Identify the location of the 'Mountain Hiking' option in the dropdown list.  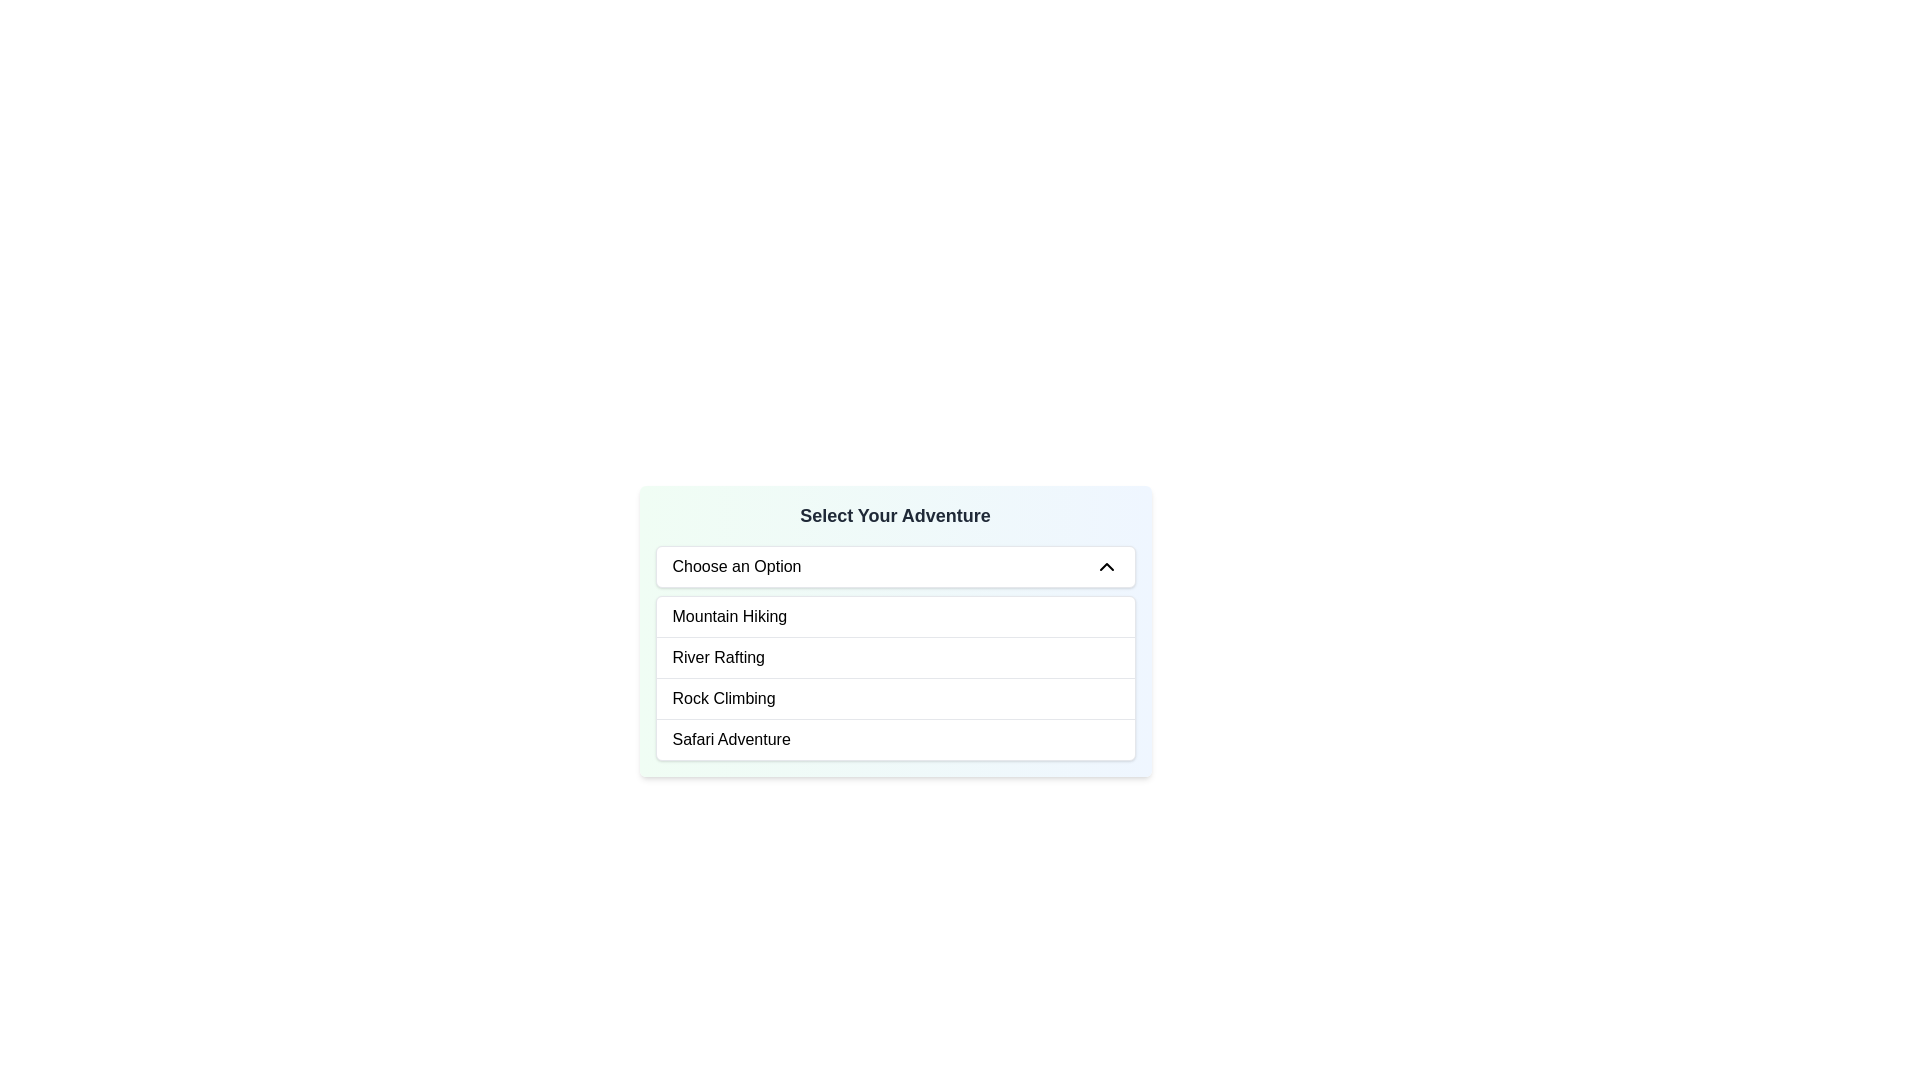
(894, 616).